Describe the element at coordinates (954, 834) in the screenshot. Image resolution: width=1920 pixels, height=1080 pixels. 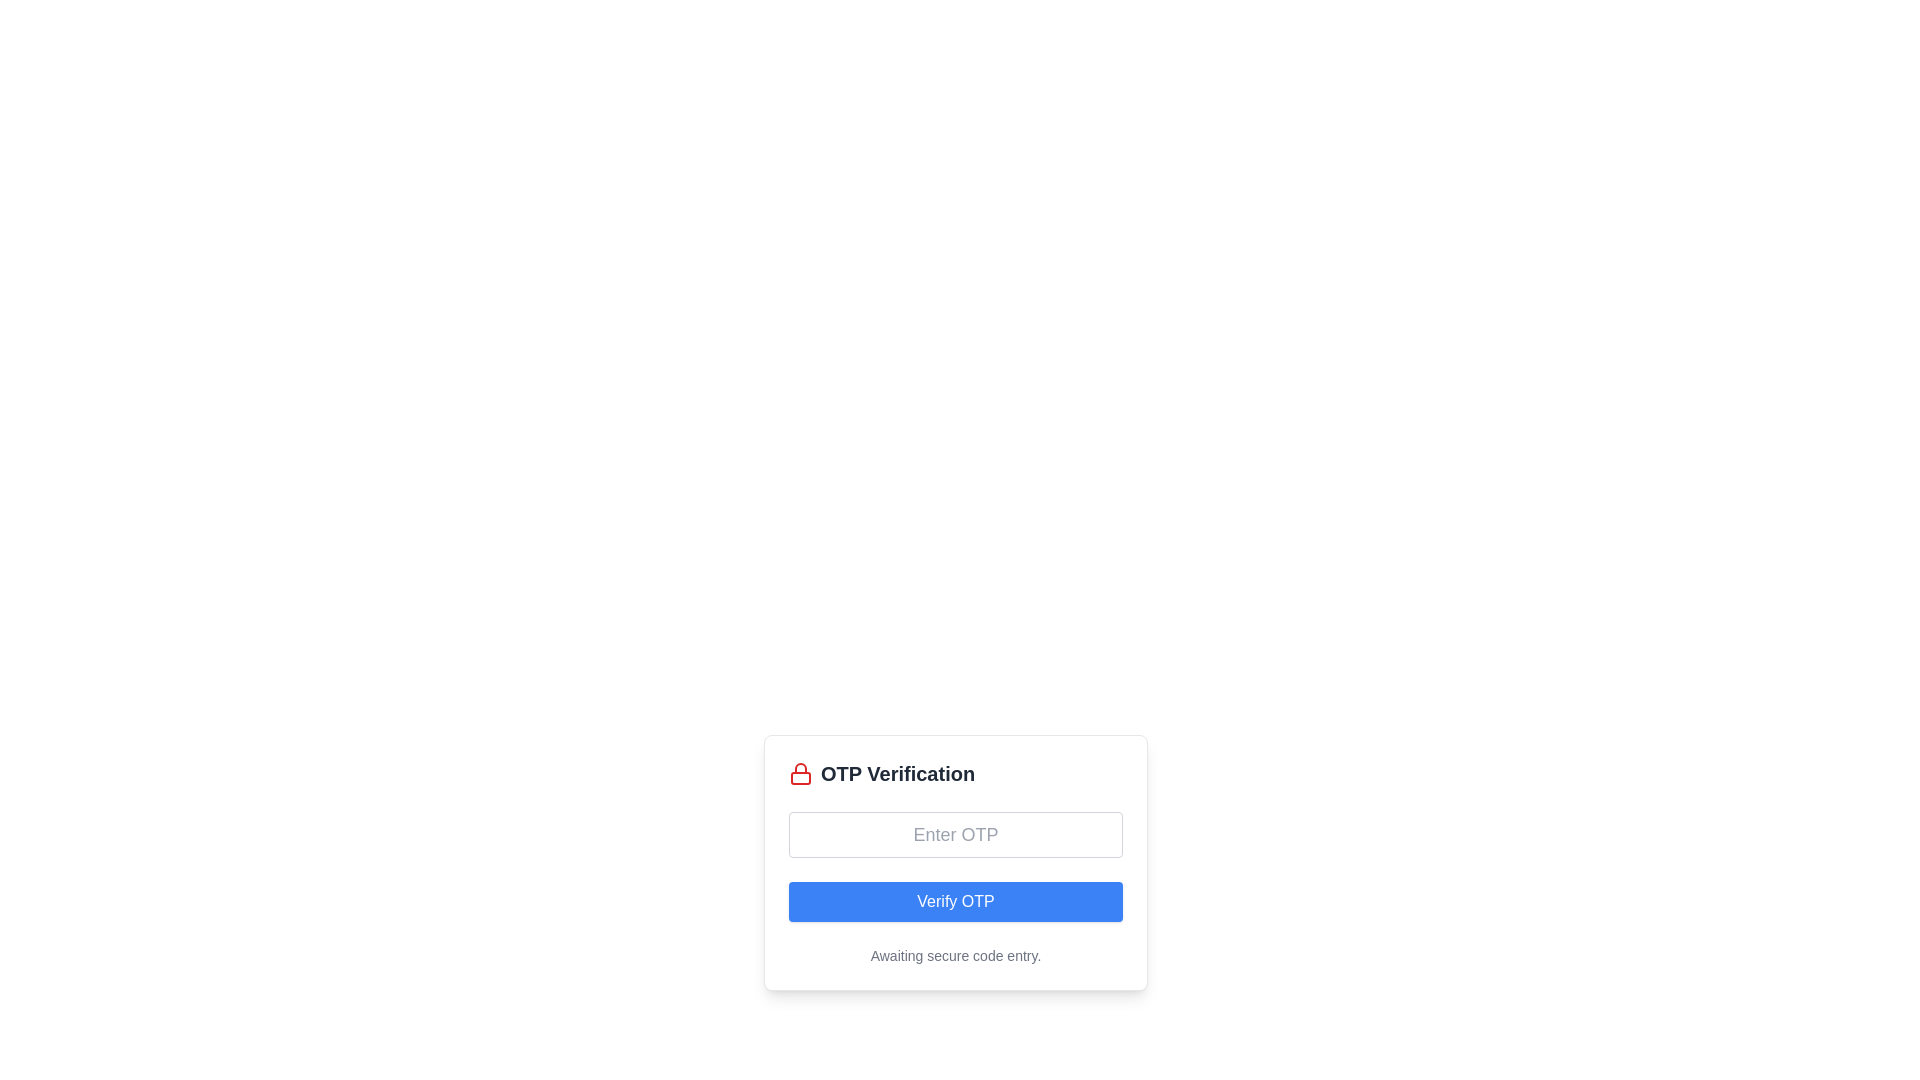
I see `on the text input box that has a gray border and placeholder text 'Enter OTP', located in the 'OTP Verification' card` at that location.